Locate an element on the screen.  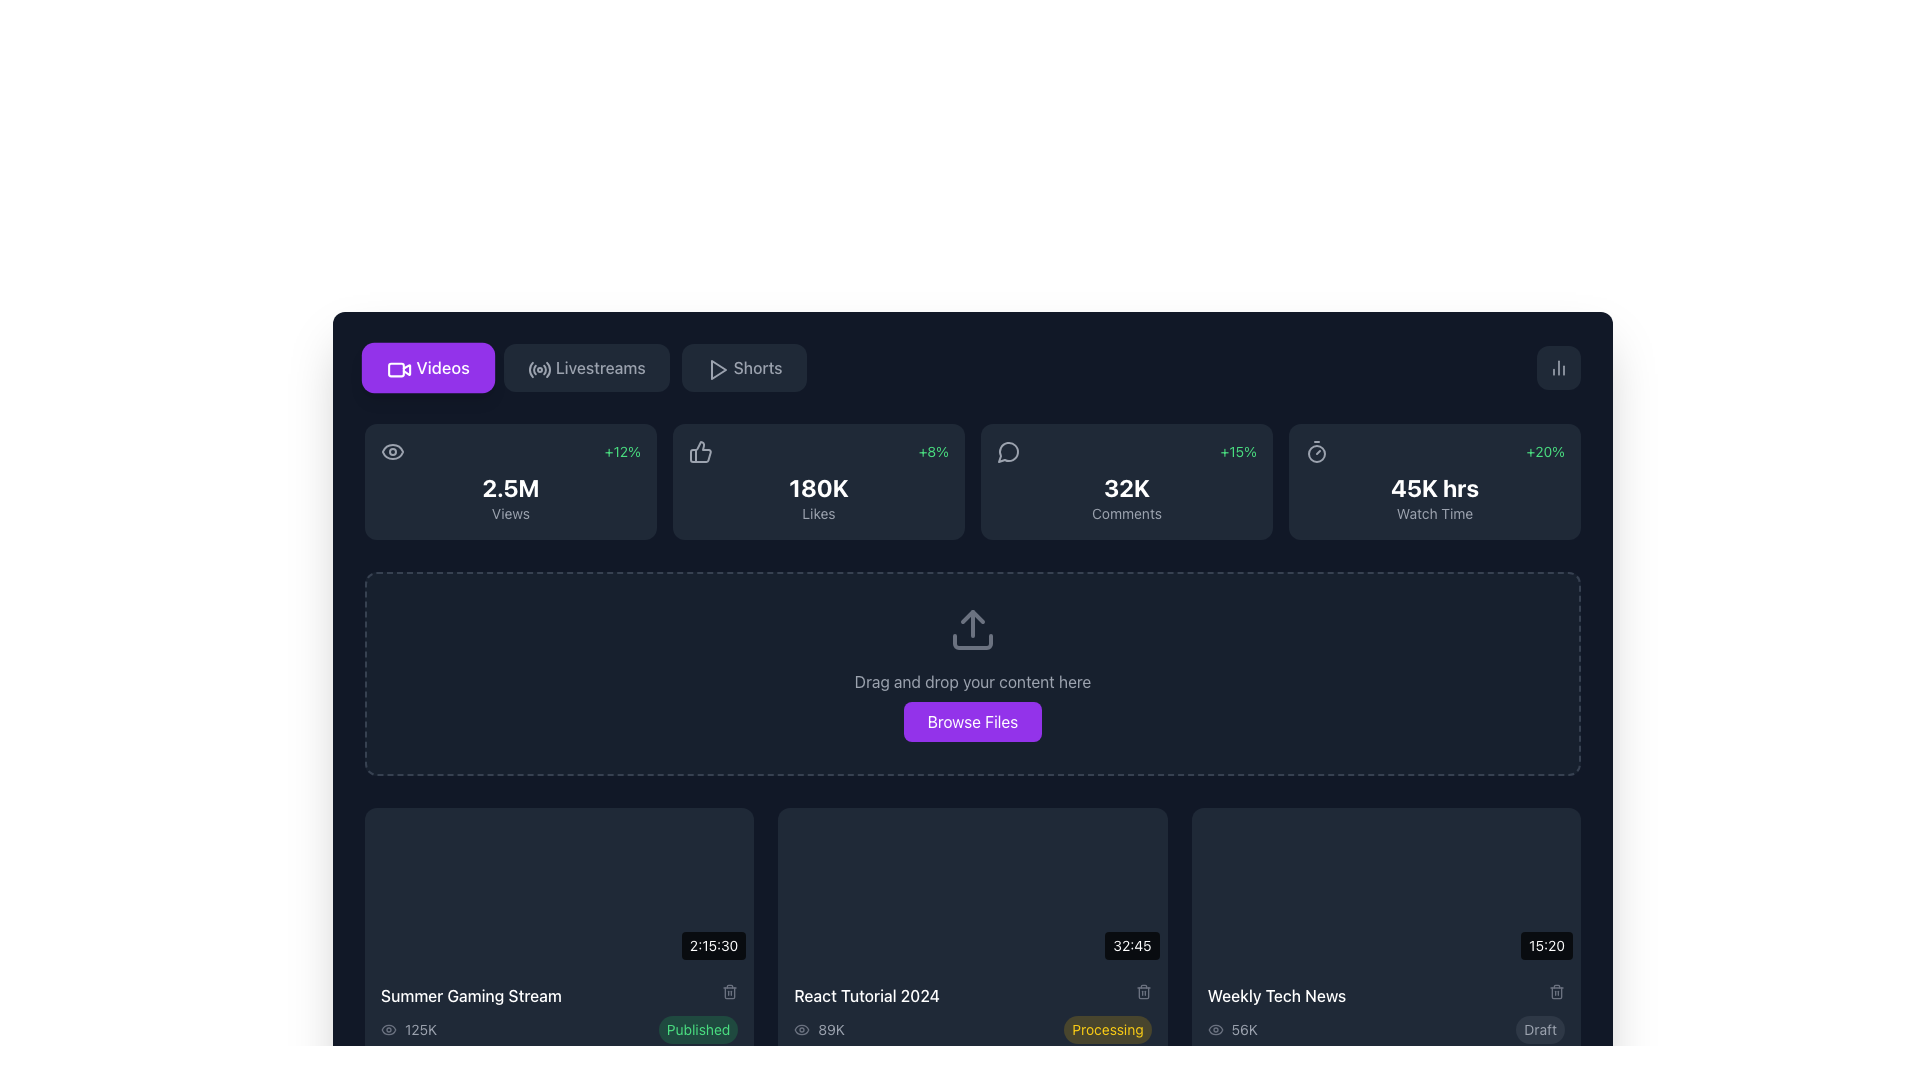
the 'Published' label, which is displayed in a small, rounded rectangle with a semi-transparent green background, located at the bottom right of a content card is located at coordinates (698, 1029).